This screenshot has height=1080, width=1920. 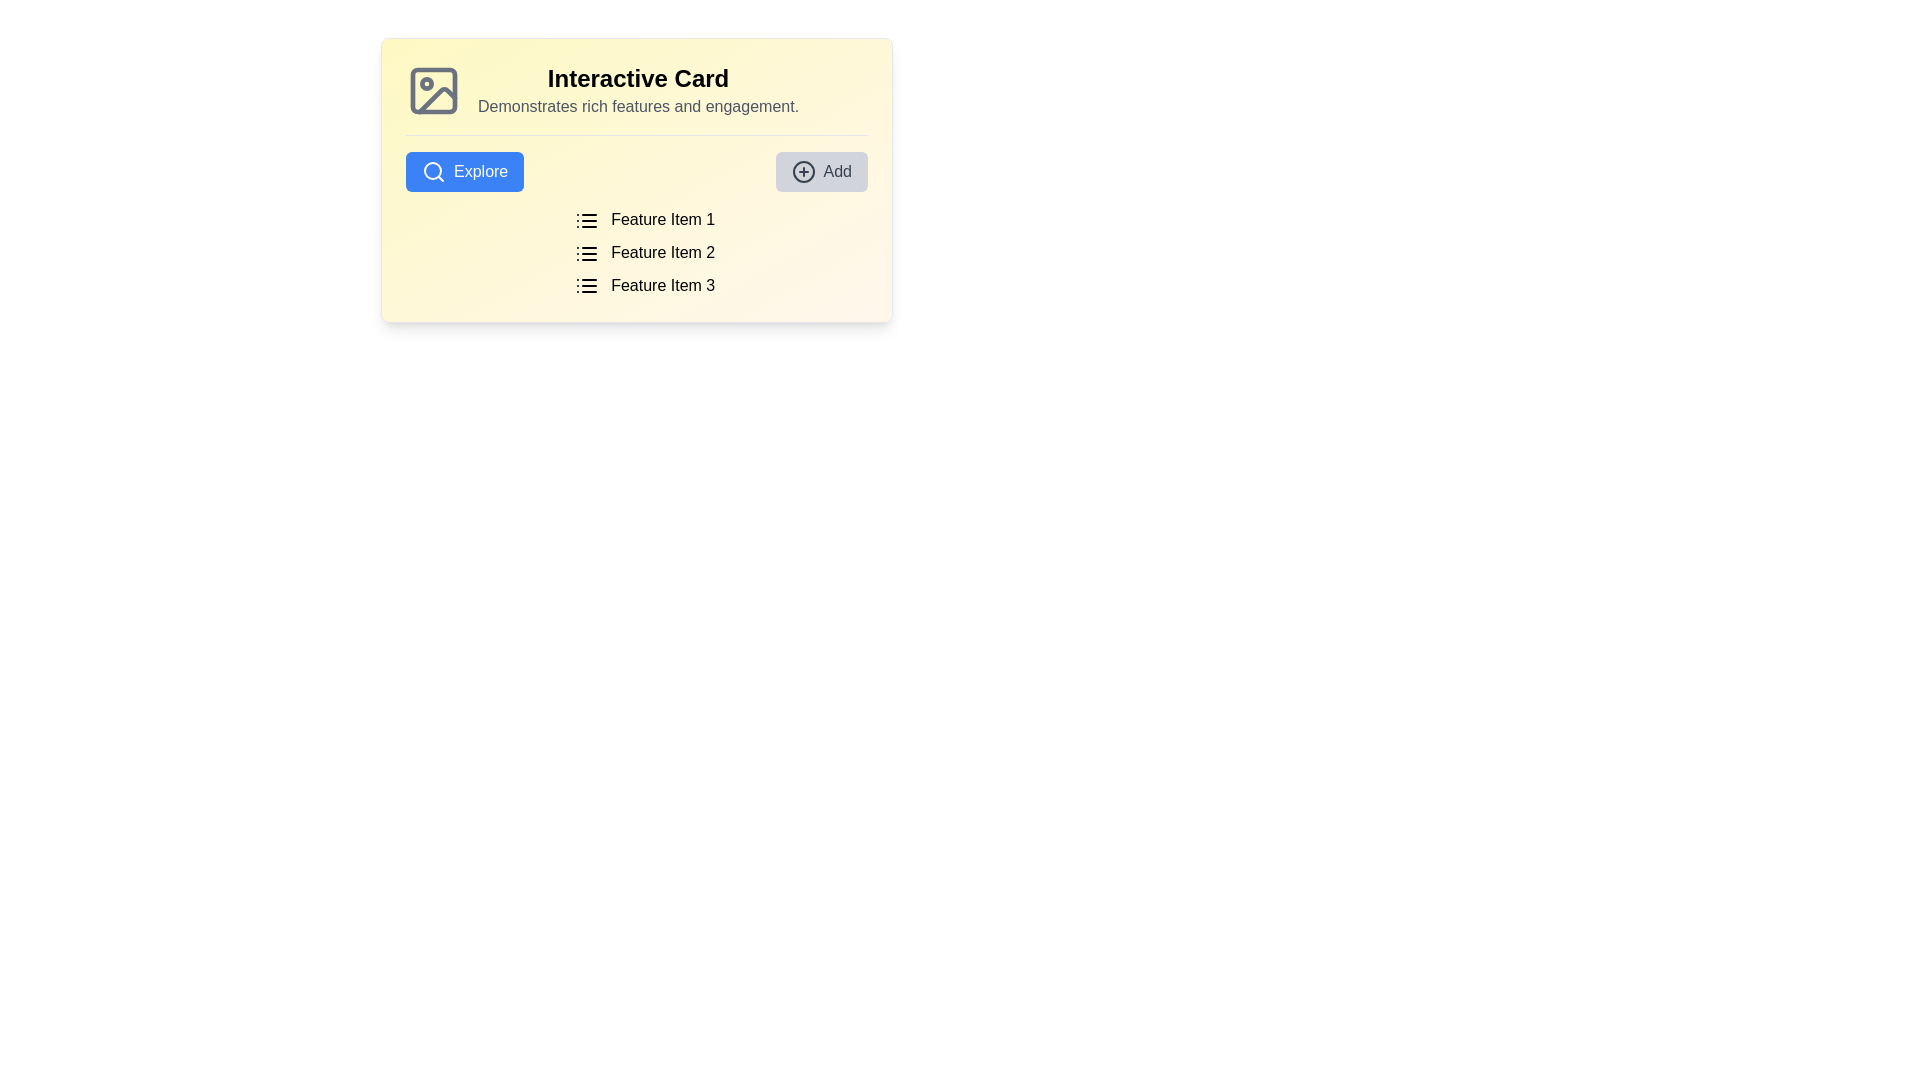 What do you see at coordinates (585, 286) in the screenshot?
I see `the List Icon or Feature Indicator associated with 'Feature Item 3'` at bounding box center [585, 286].